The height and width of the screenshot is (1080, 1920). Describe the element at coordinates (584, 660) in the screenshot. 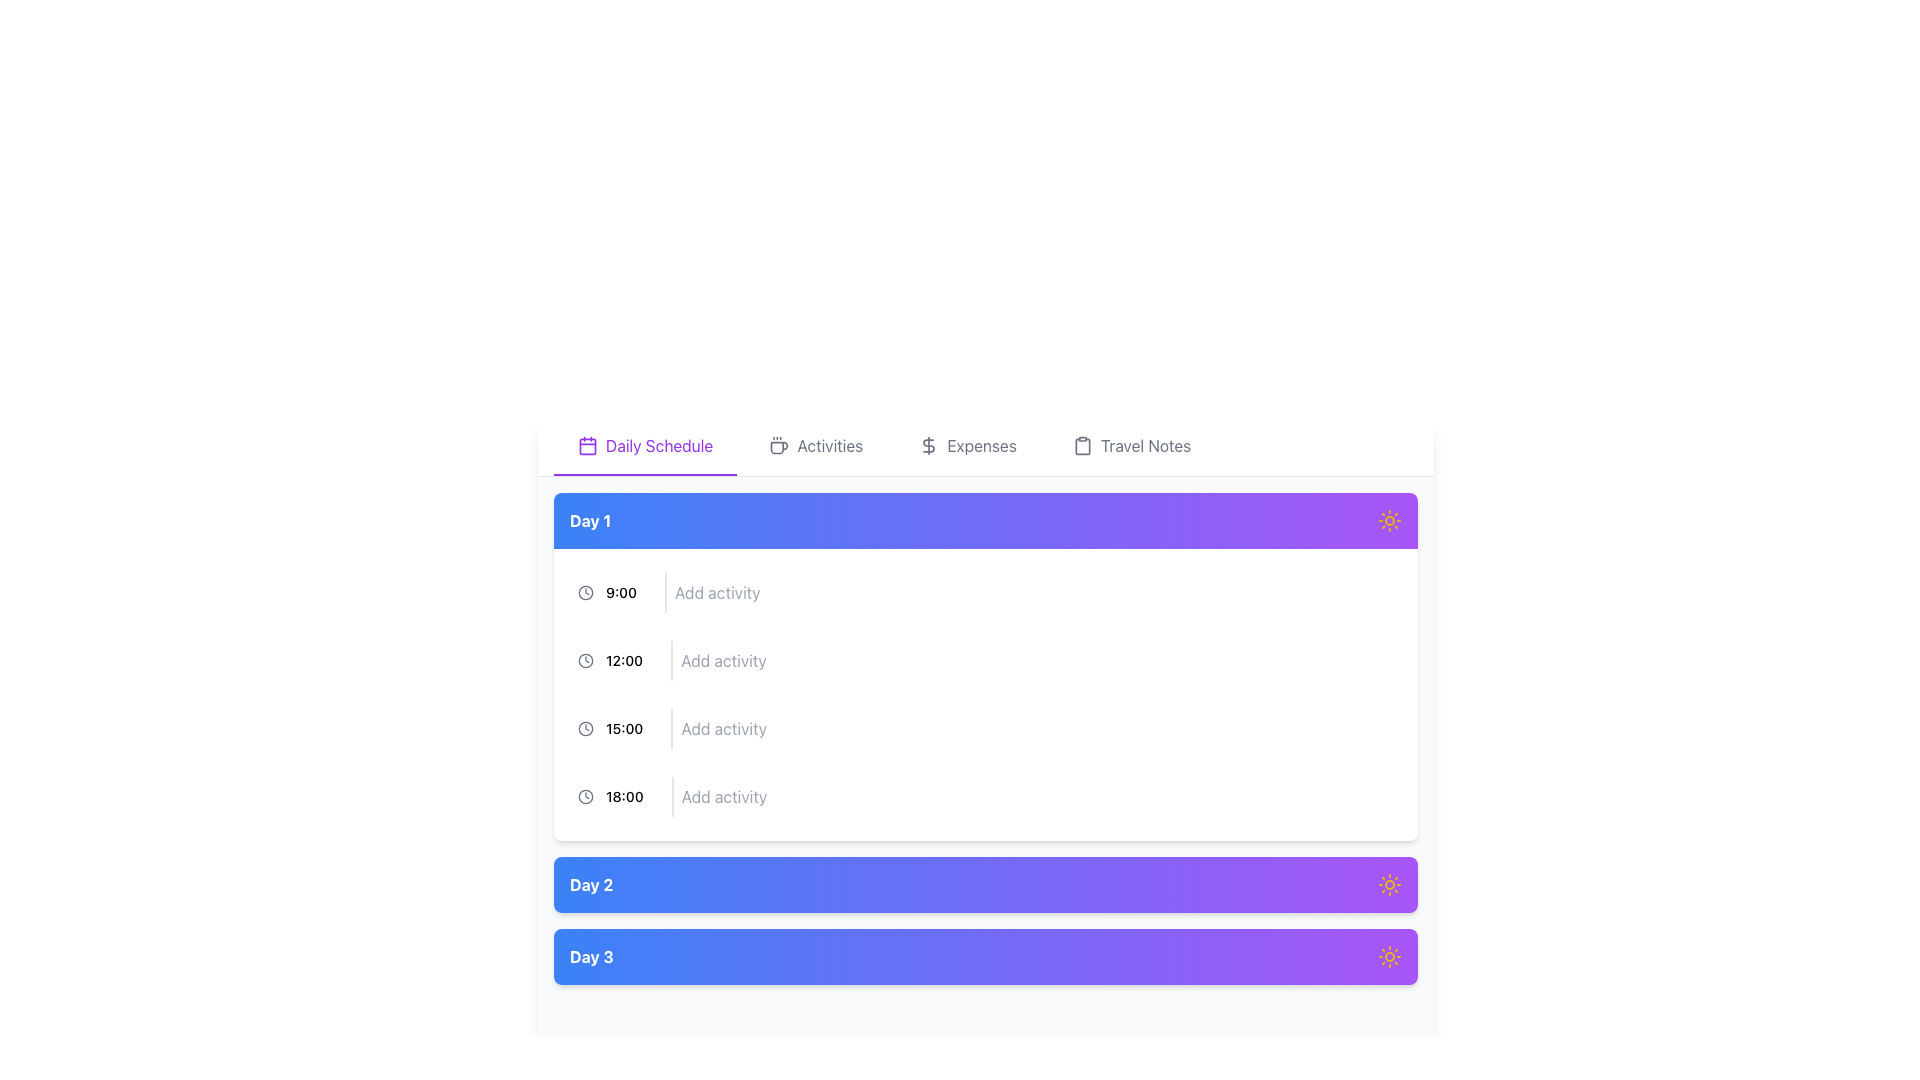

I see `the central circular component of the SVG element that signifies a clock or time-related context in the 'Daily Schedule' interface` at that location.